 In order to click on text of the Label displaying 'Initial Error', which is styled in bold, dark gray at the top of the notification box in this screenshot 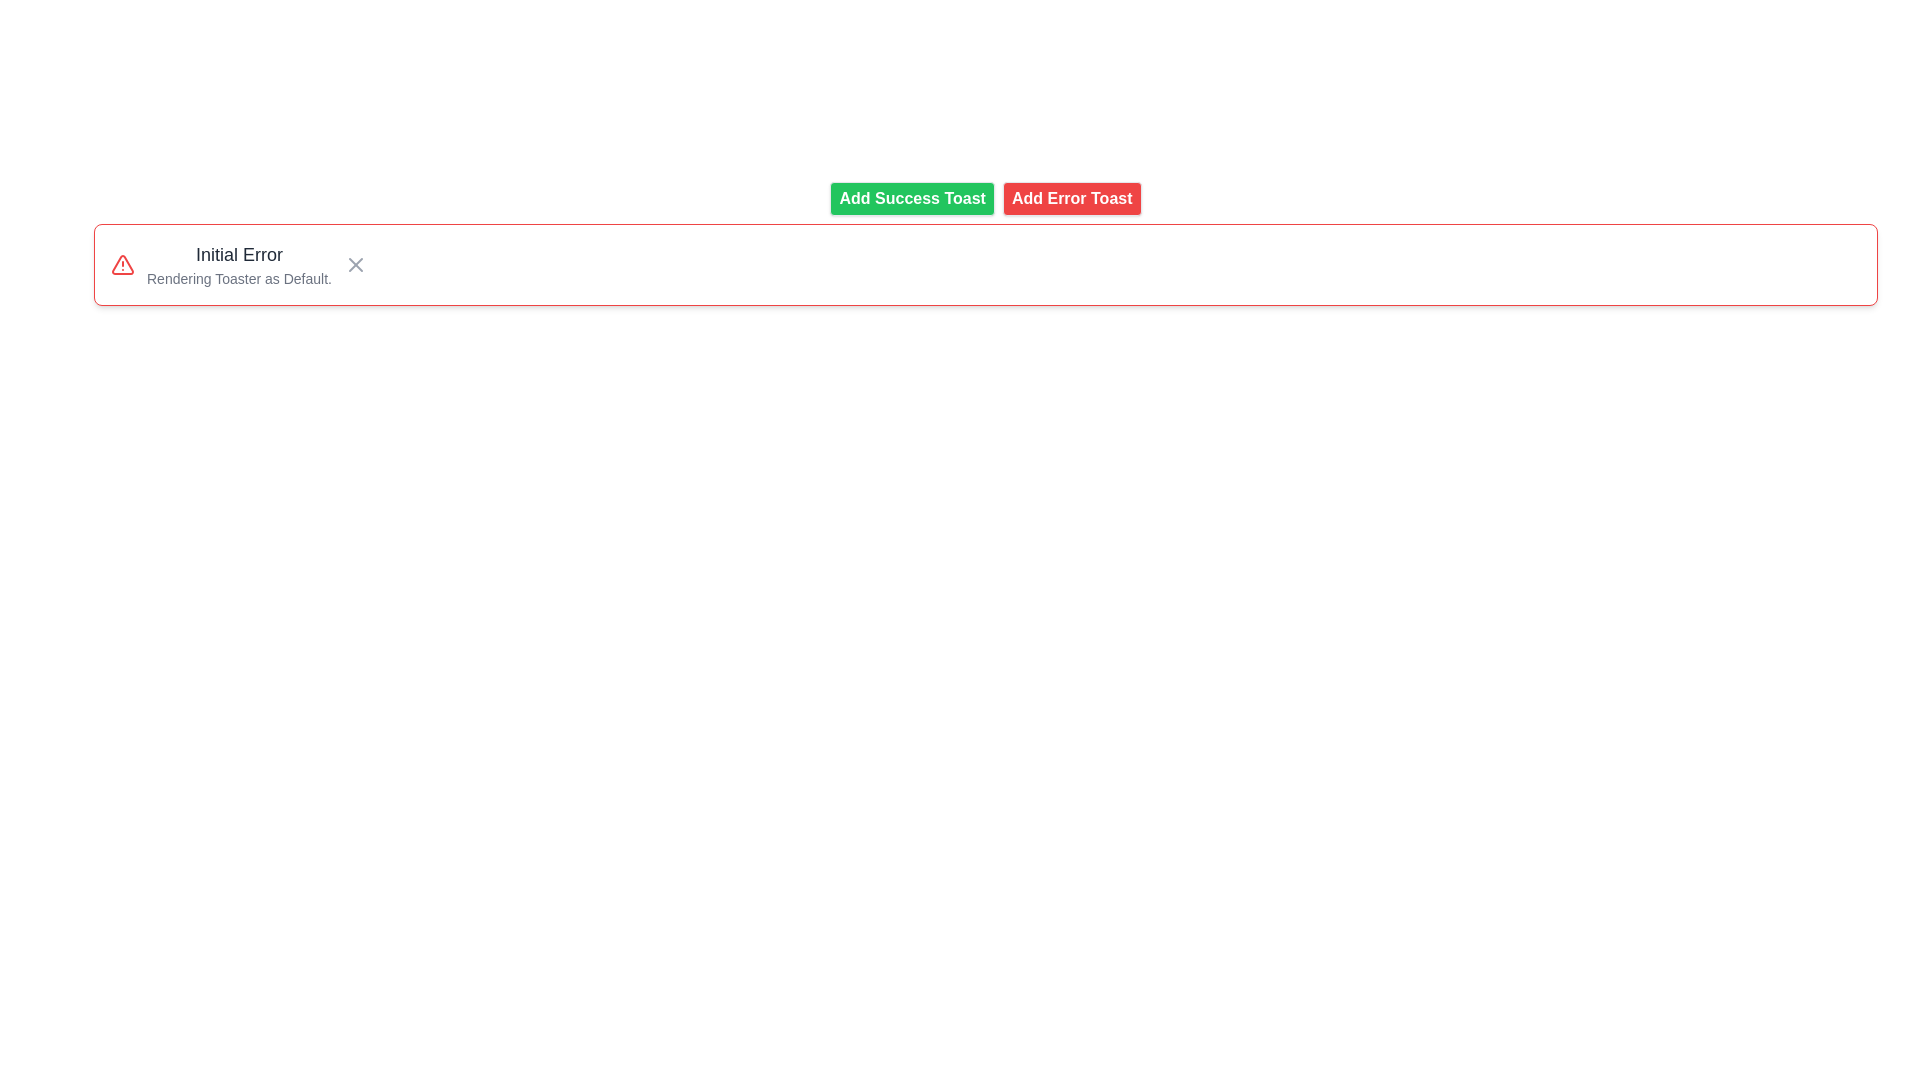, I will do `click(239, 253)`.